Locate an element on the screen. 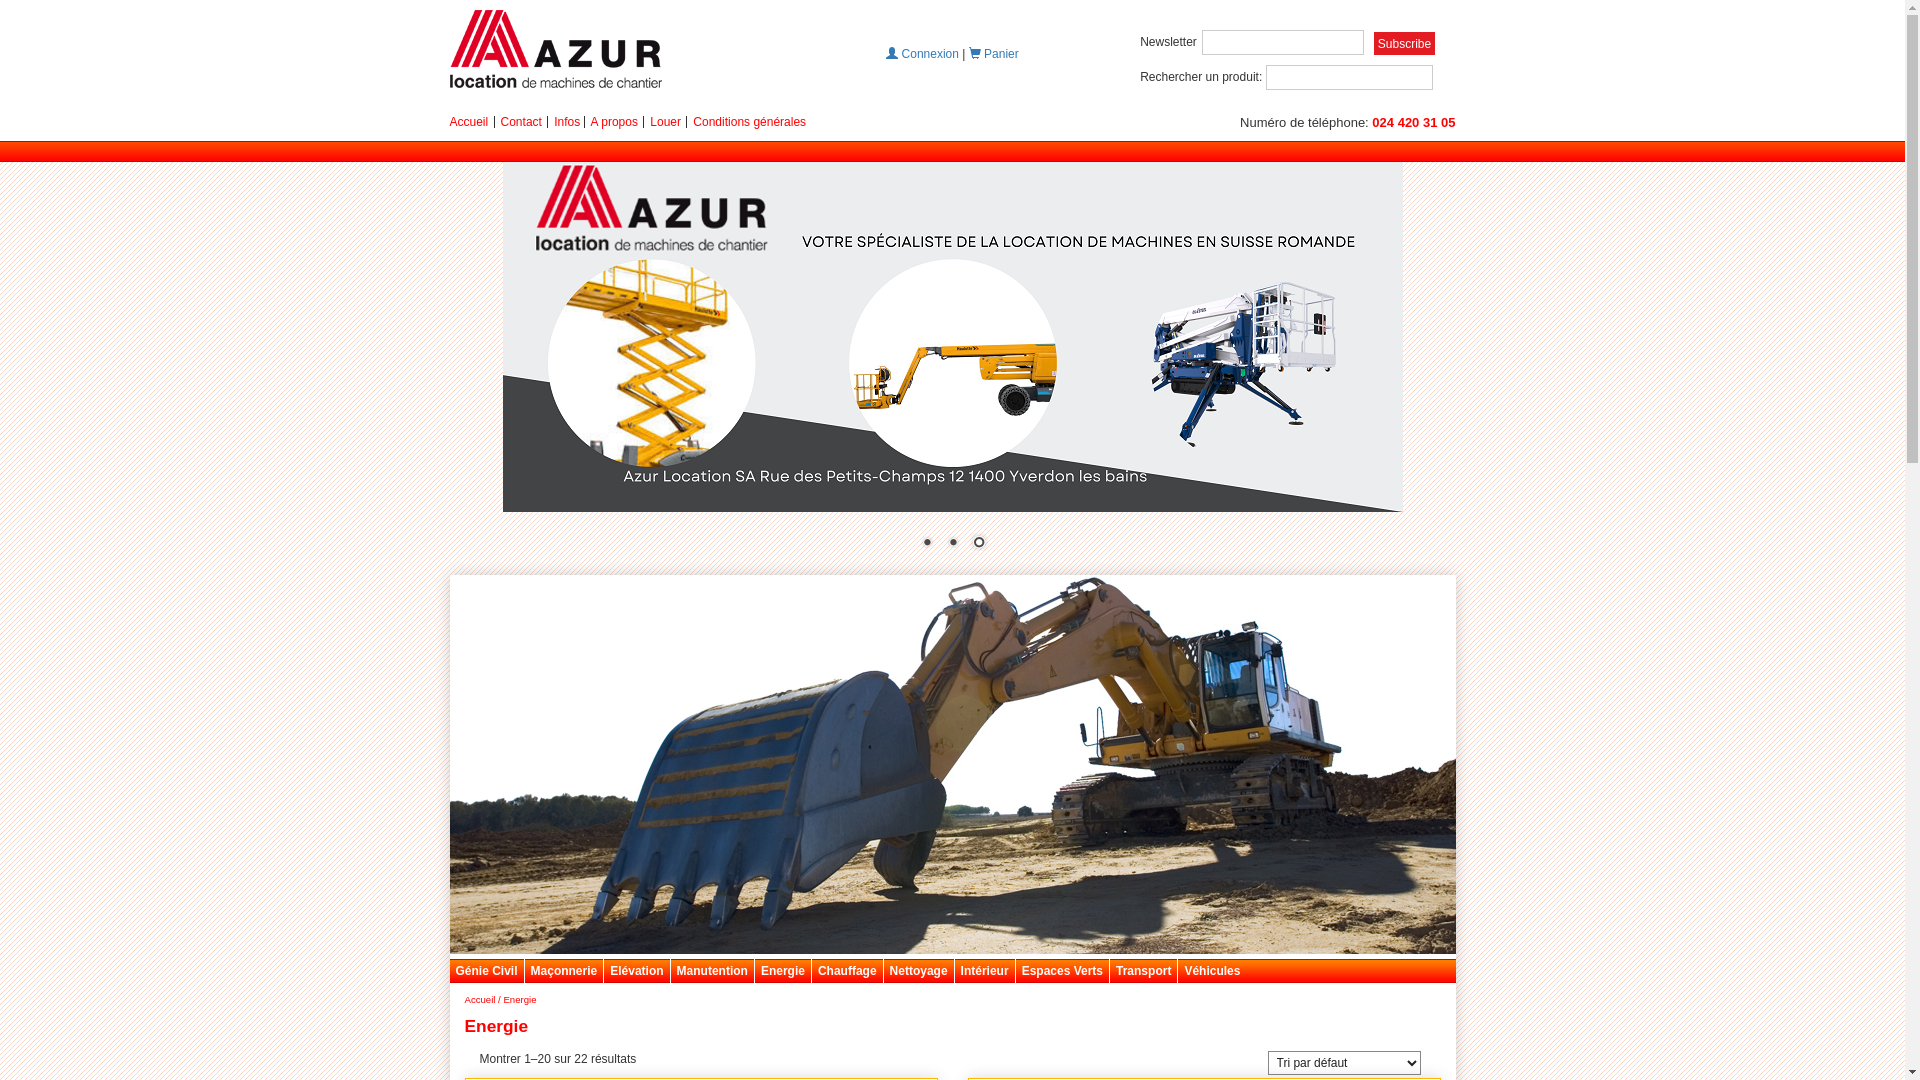 This screenshot has height=1080, width=1920. '2' is located at coordinates (940, 544).